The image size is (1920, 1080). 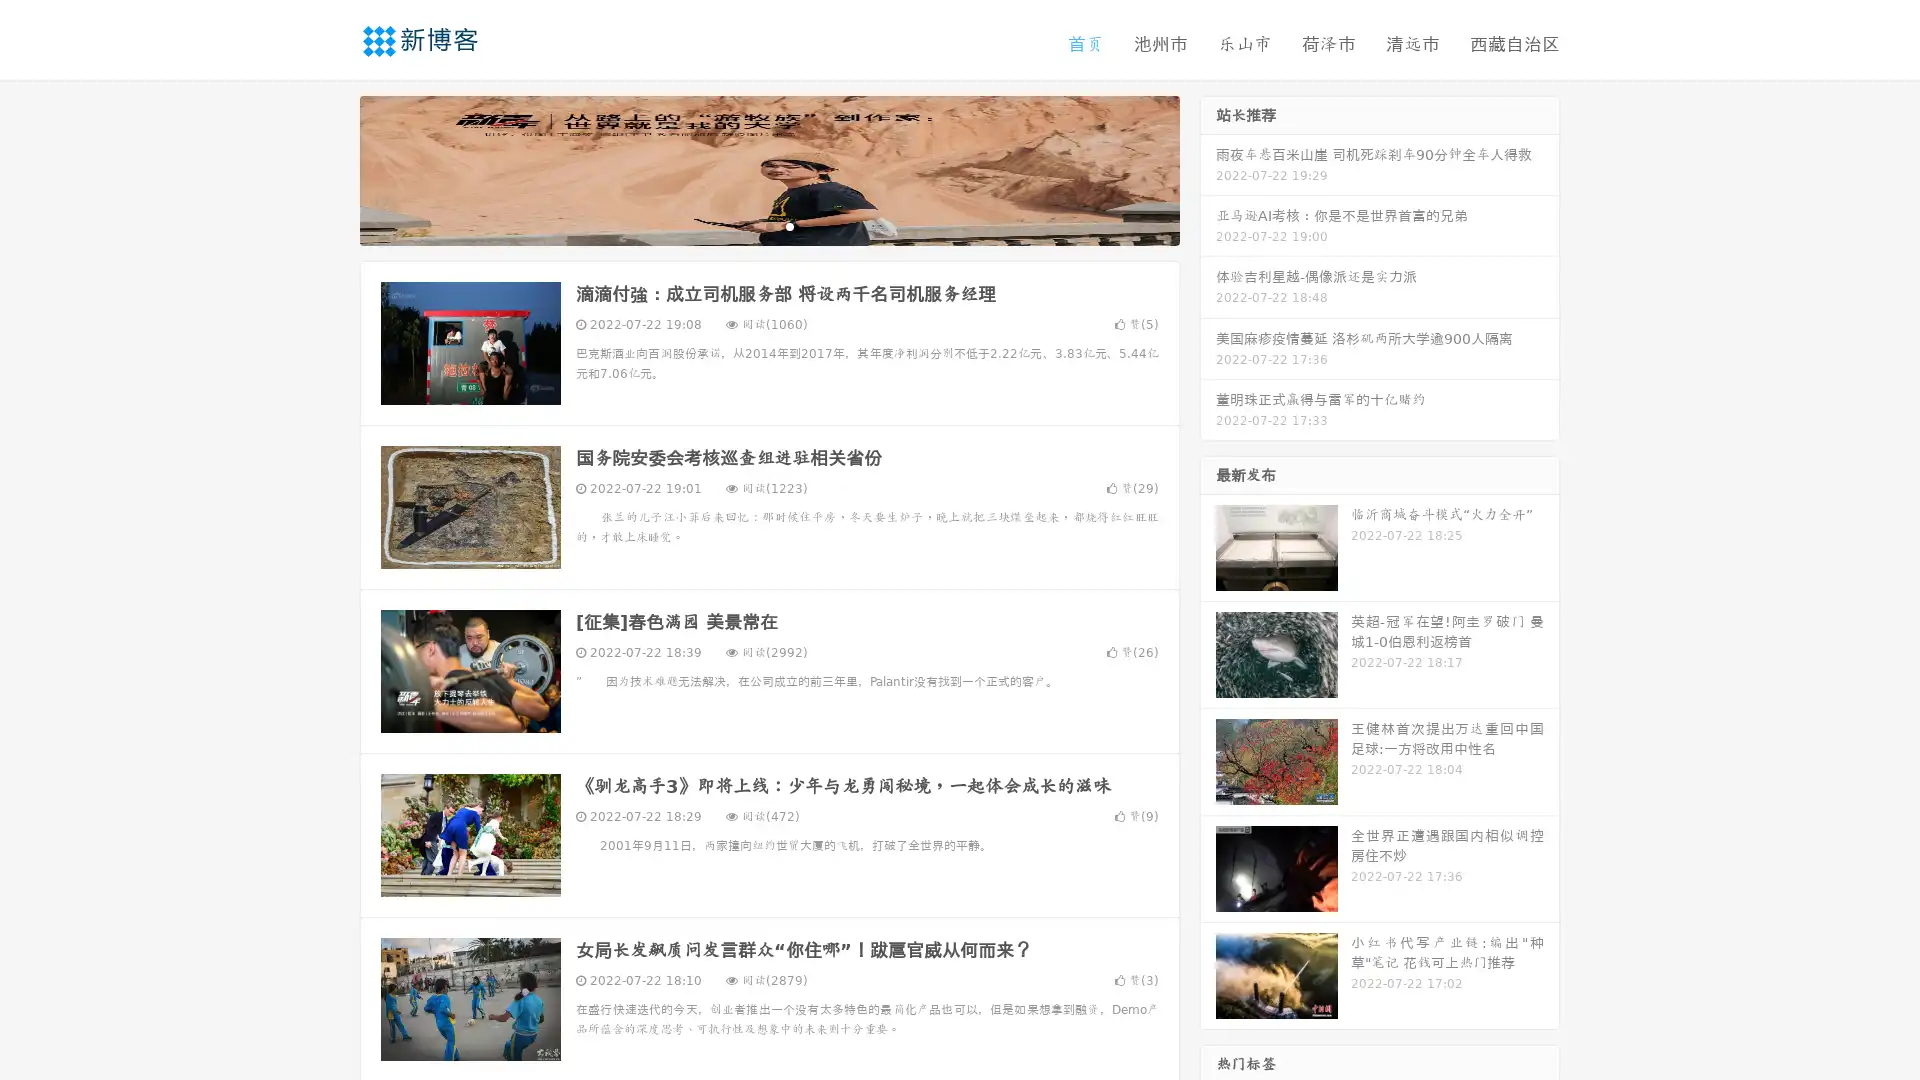 I want to click on Go to slide 3, so click(x=789, y=225).